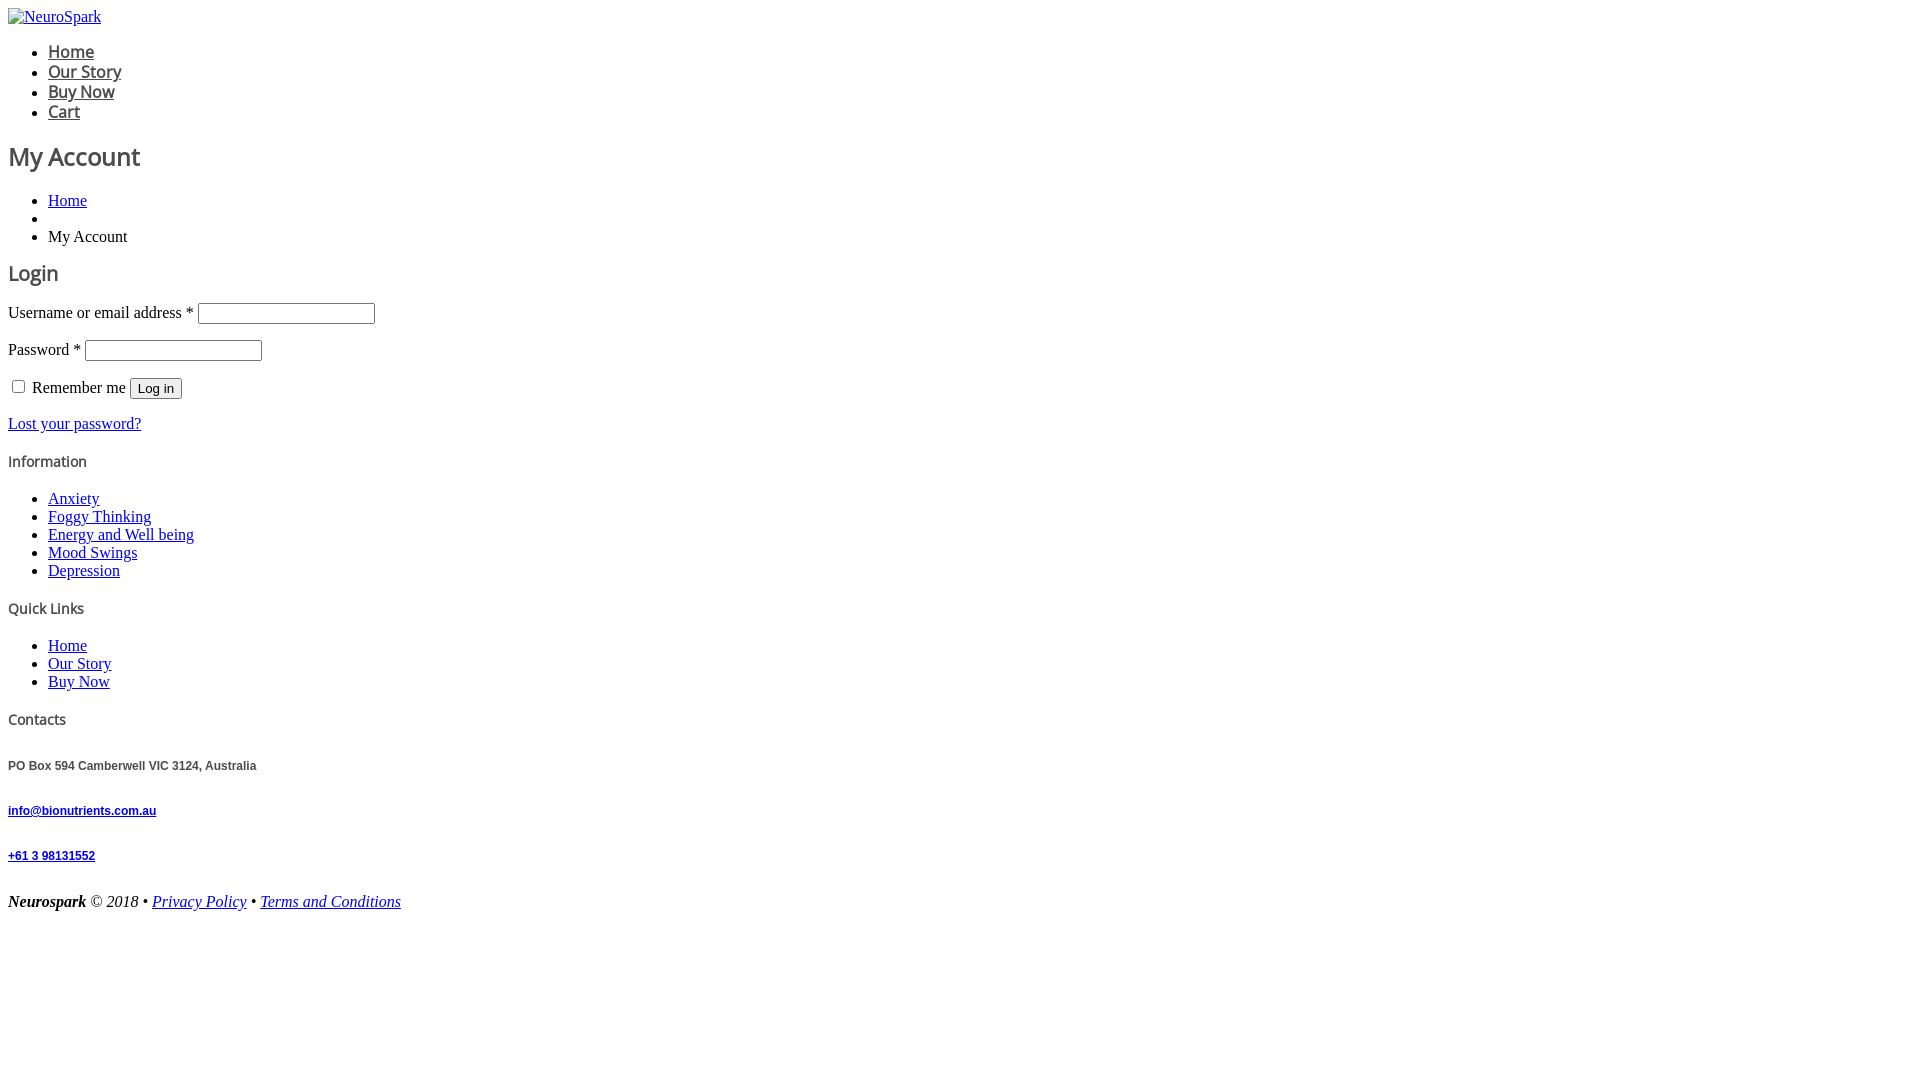 Image resolution: width=1920 pixels, height=1080 pixels. Describe the element at coordinates (154, 388) in the screenshot. I see `'Log in'` at that location.